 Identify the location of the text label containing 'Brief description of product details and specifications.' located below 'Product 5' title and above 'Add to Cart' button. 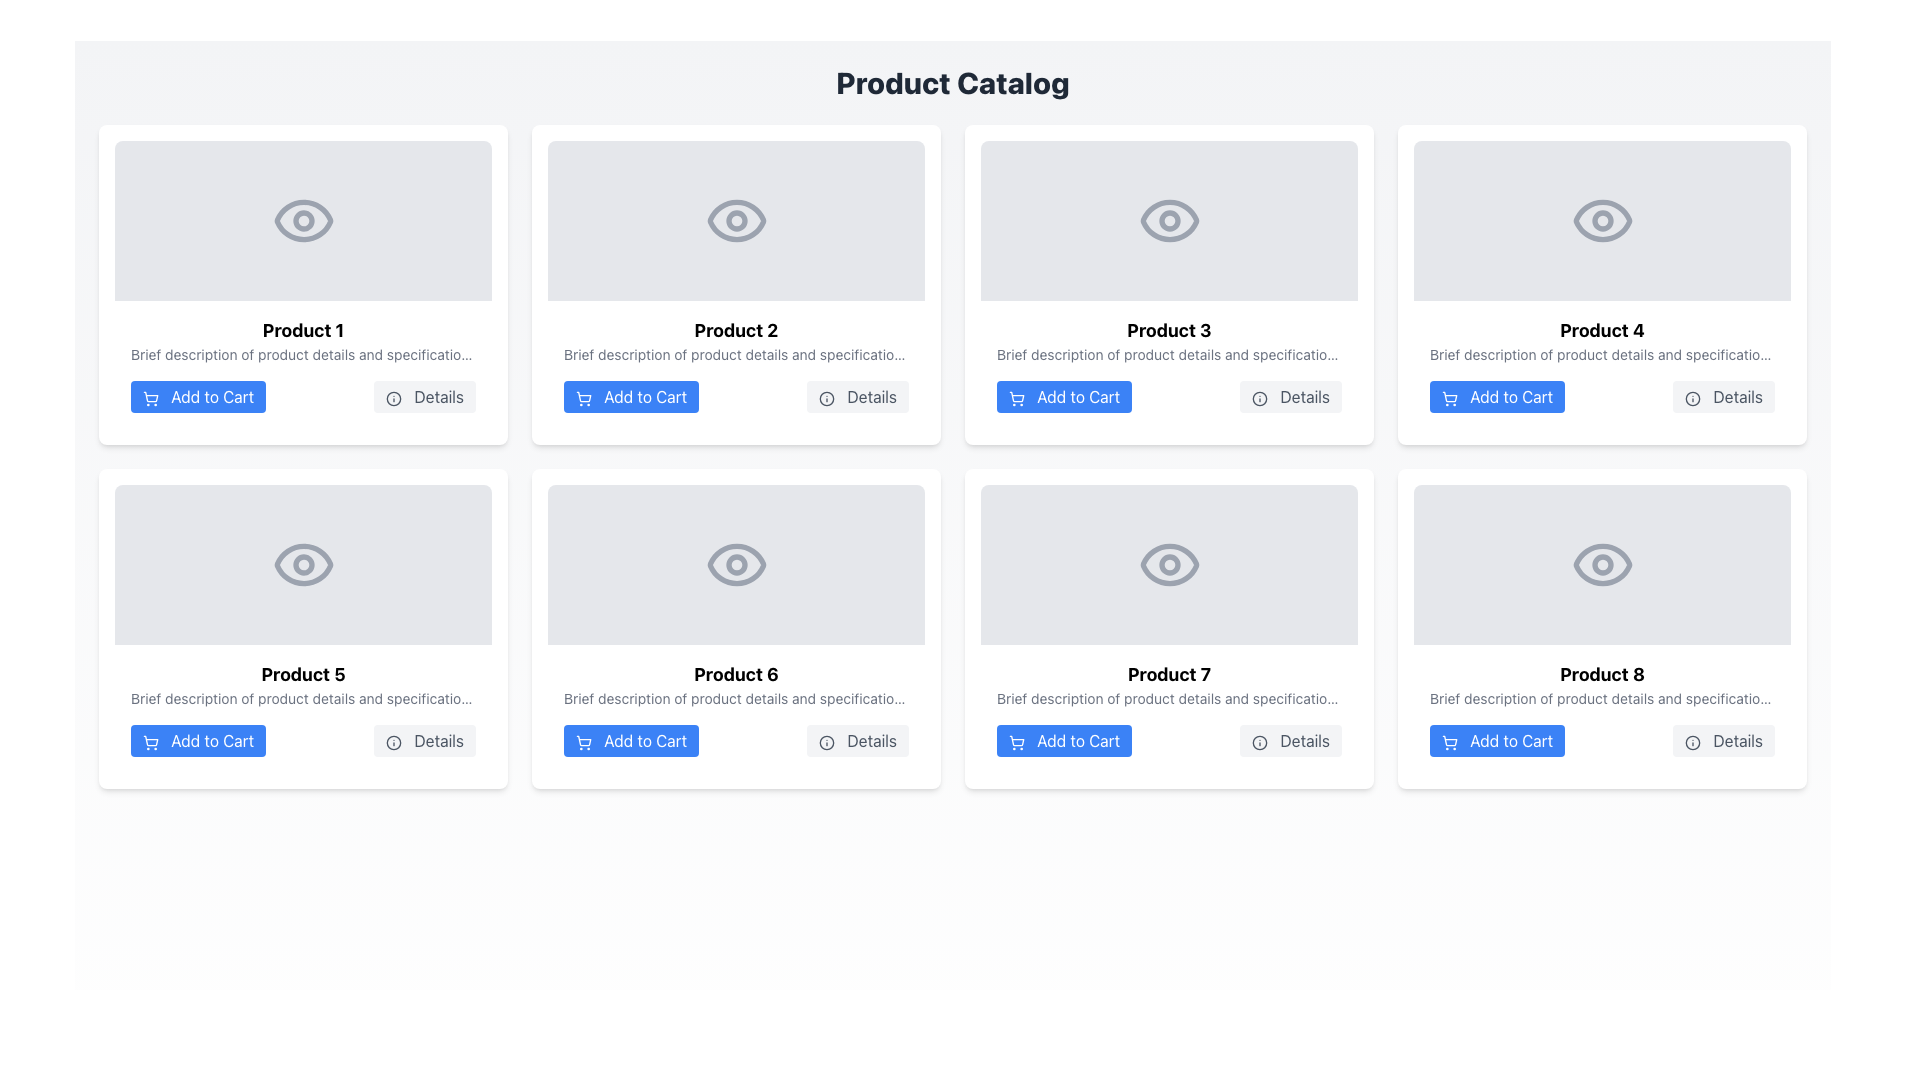
(302, 697).